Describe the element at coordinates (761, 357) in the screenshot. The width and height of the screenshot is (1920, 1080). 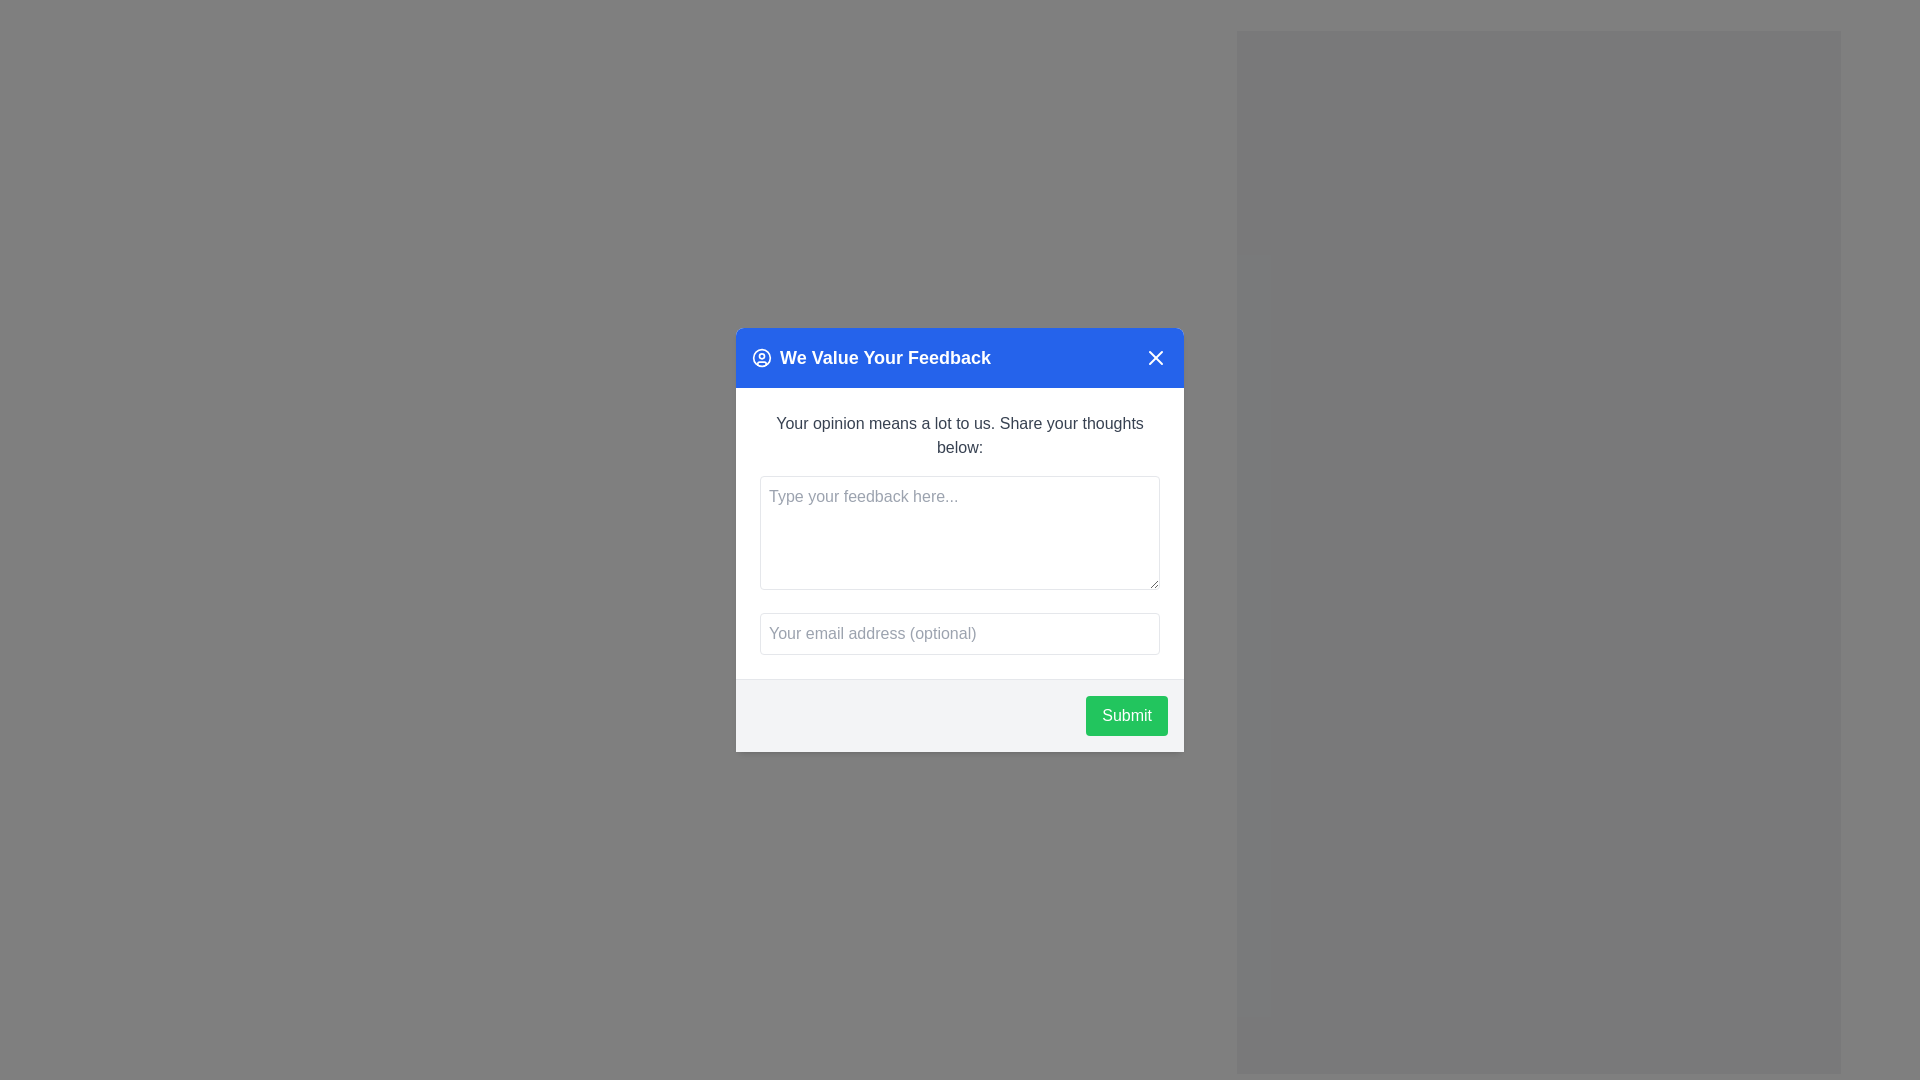
I see `the circular graphic component located in the upper-left corner of the feedback modal header, next to the title 'We Value Your Feedback'` at that location.